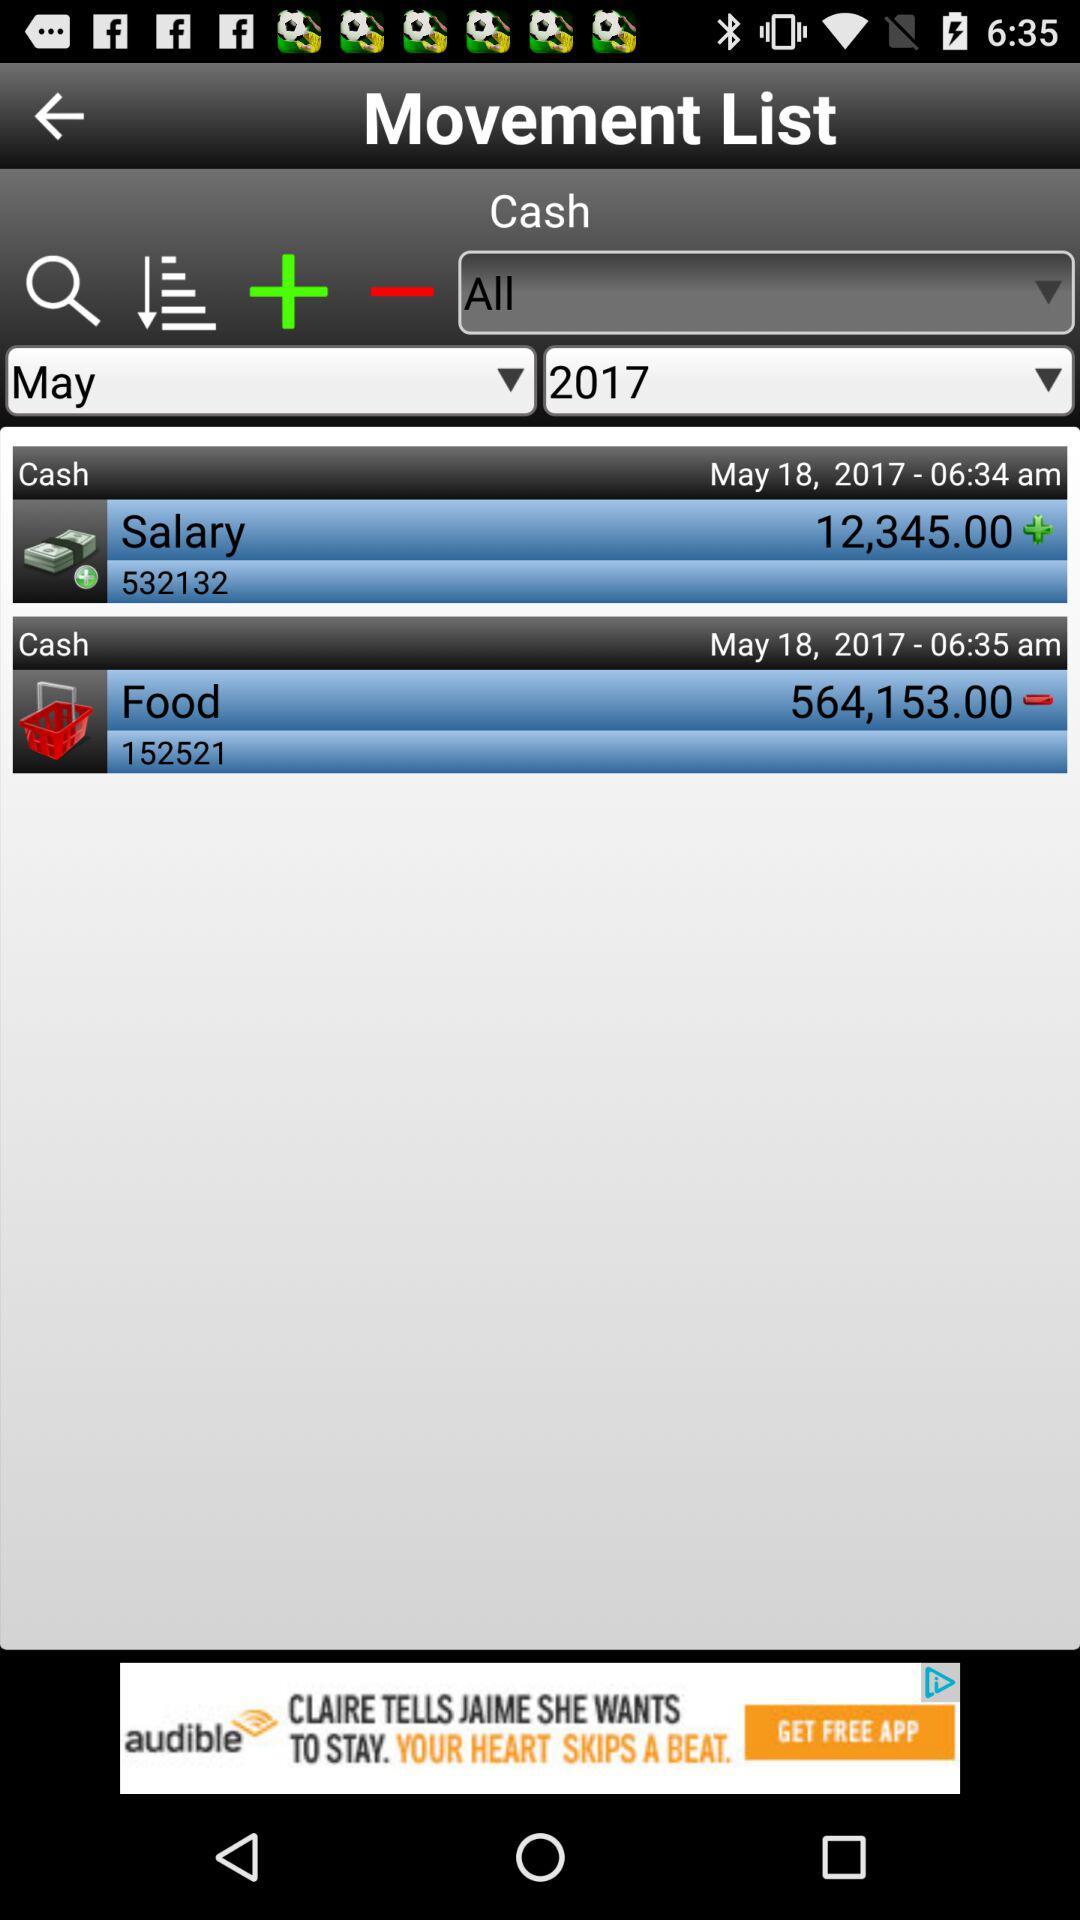  What do you see at coordinates (540, 1727) in the screenshot?
I see `open an advertisement` at bounding box center [540, 1727].